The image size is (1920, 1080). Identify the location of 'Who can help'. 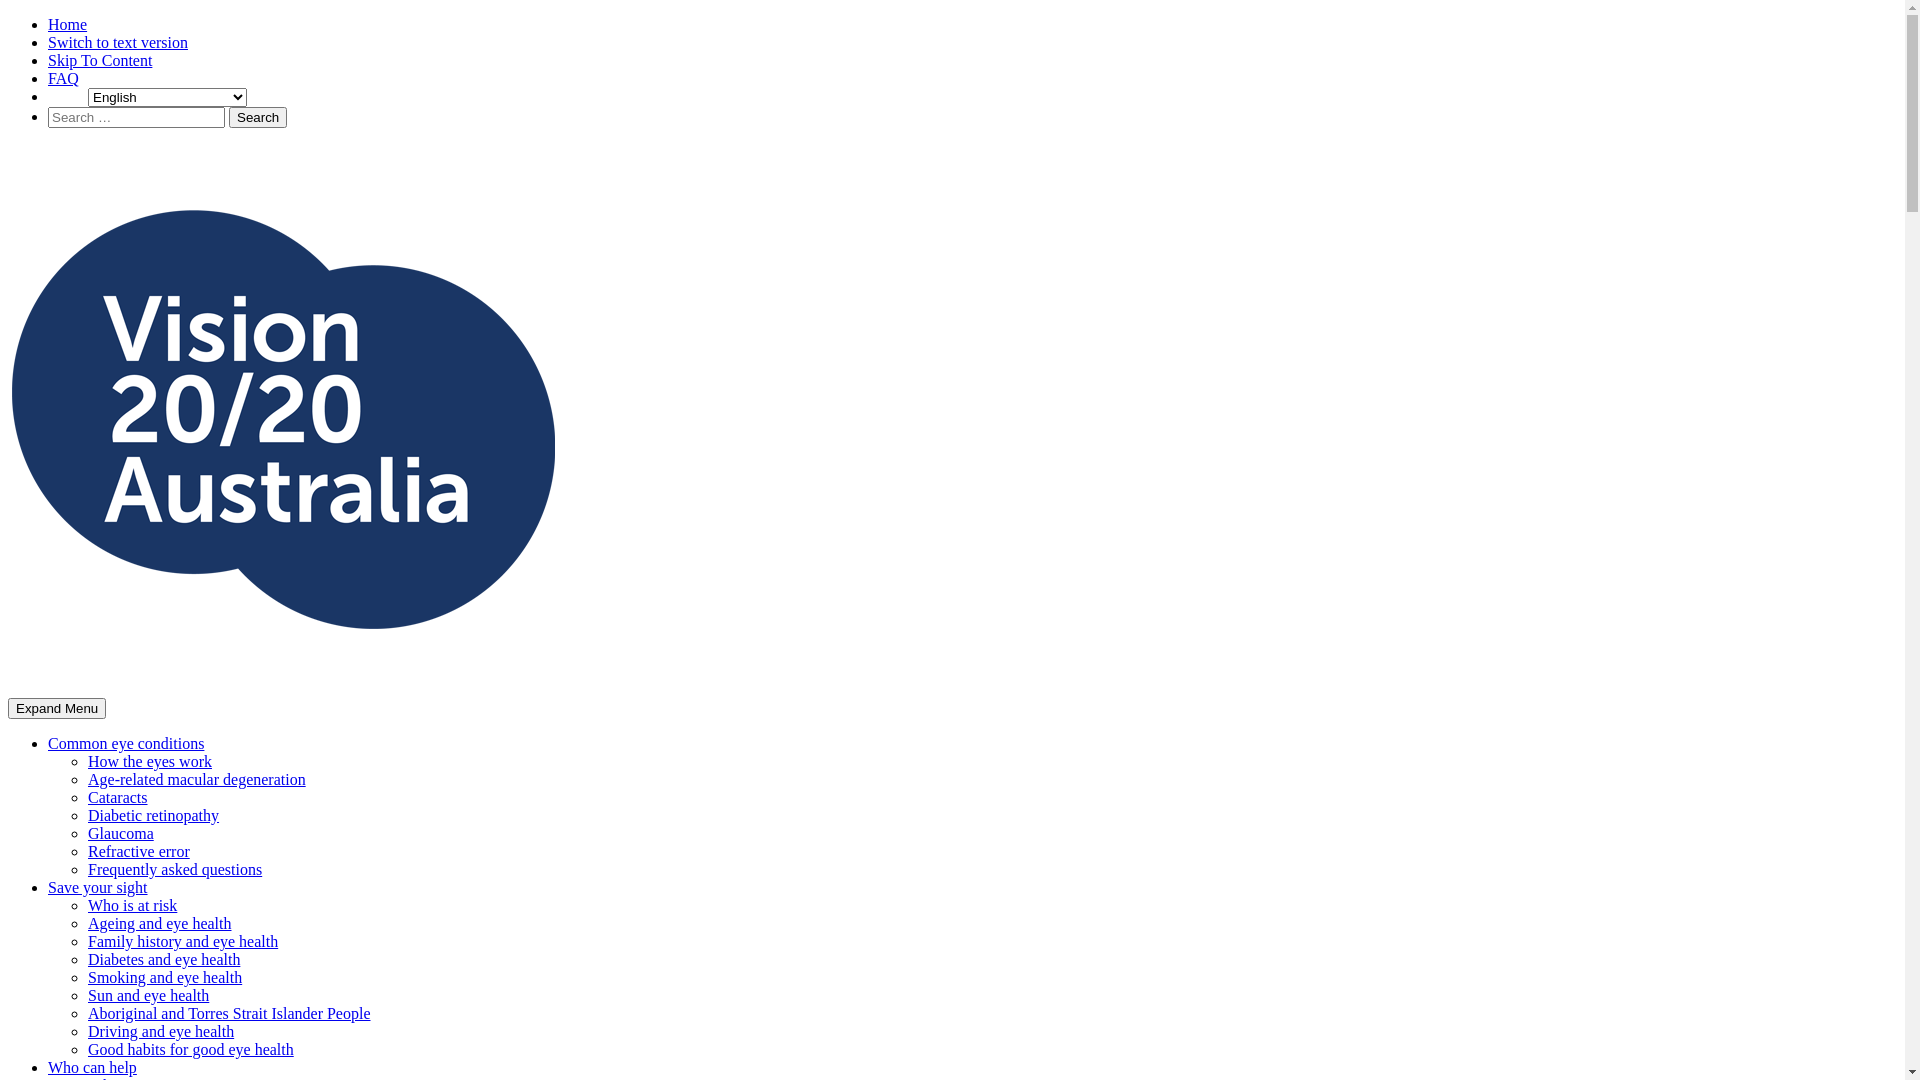
(91, 1066).